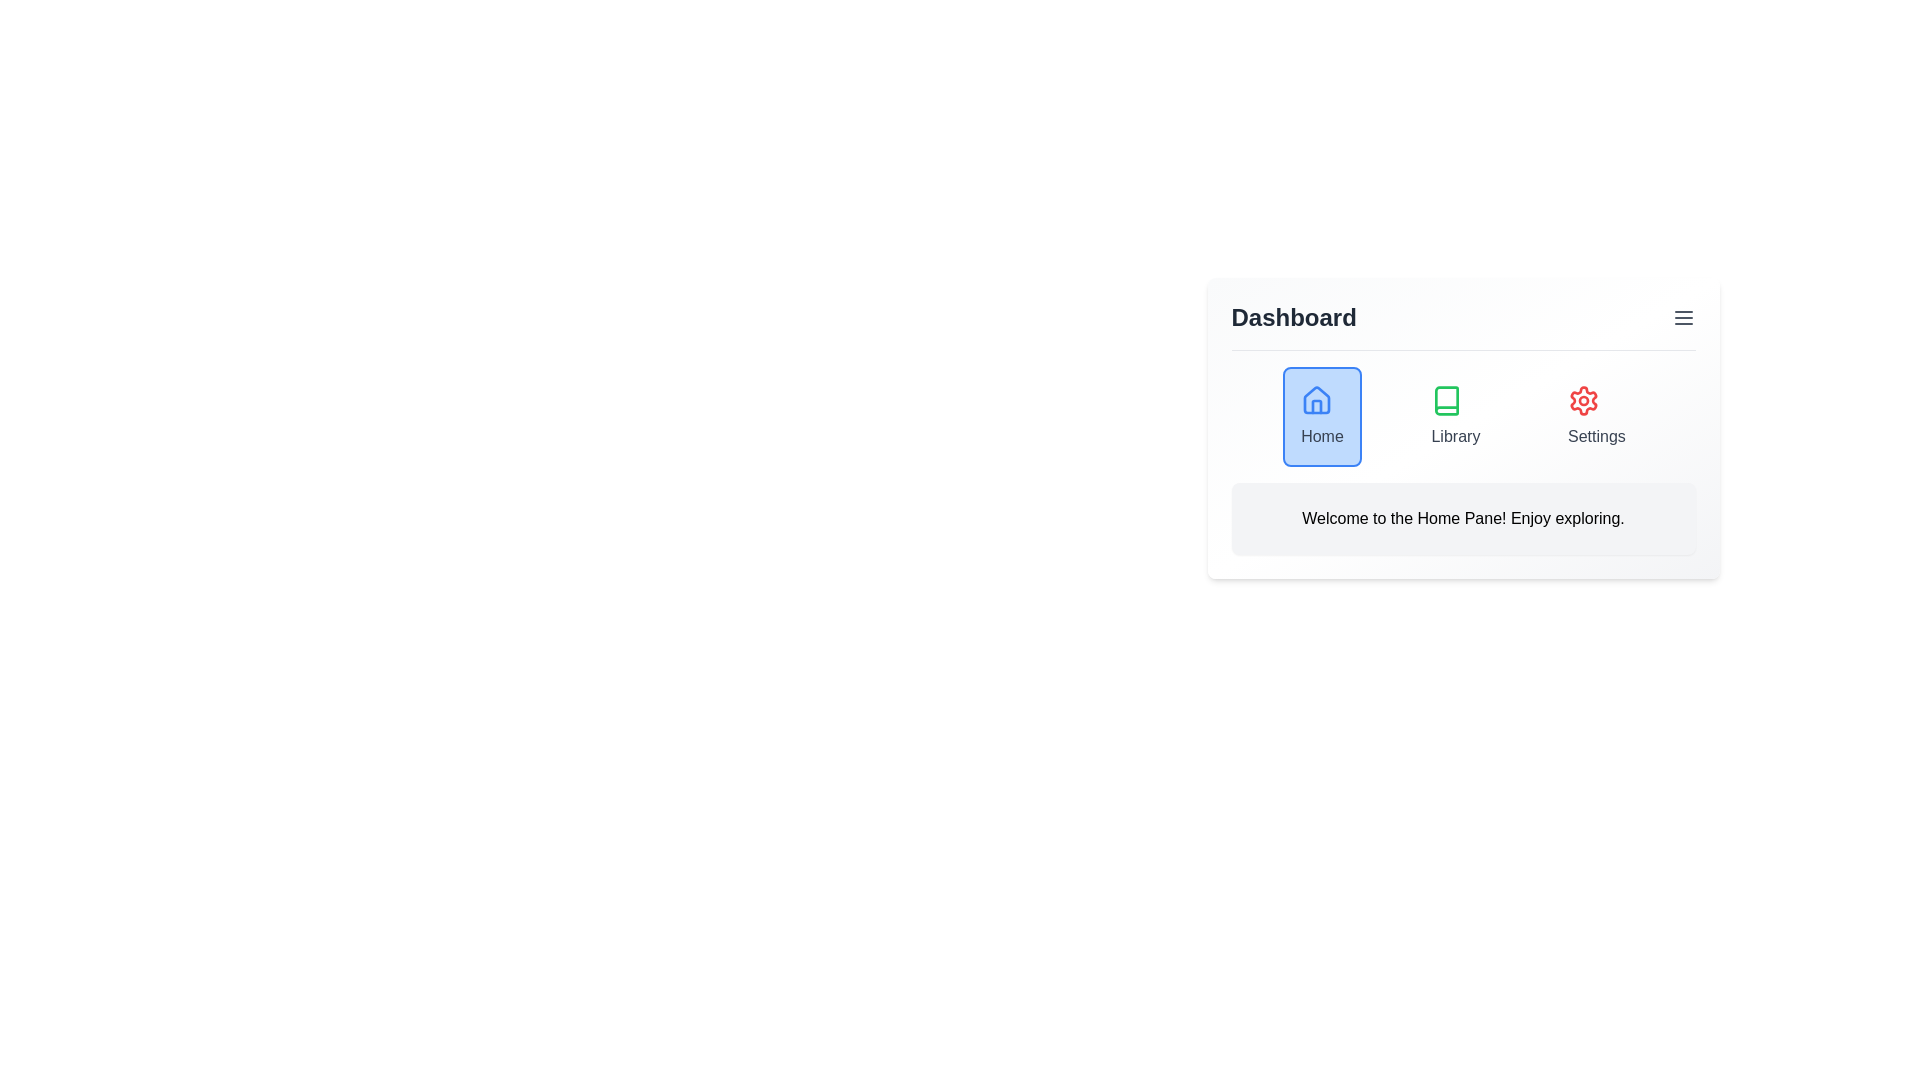  Describe the element at coordinates (1583, 401) in the screenshot. I see `the gear icon` at that location.